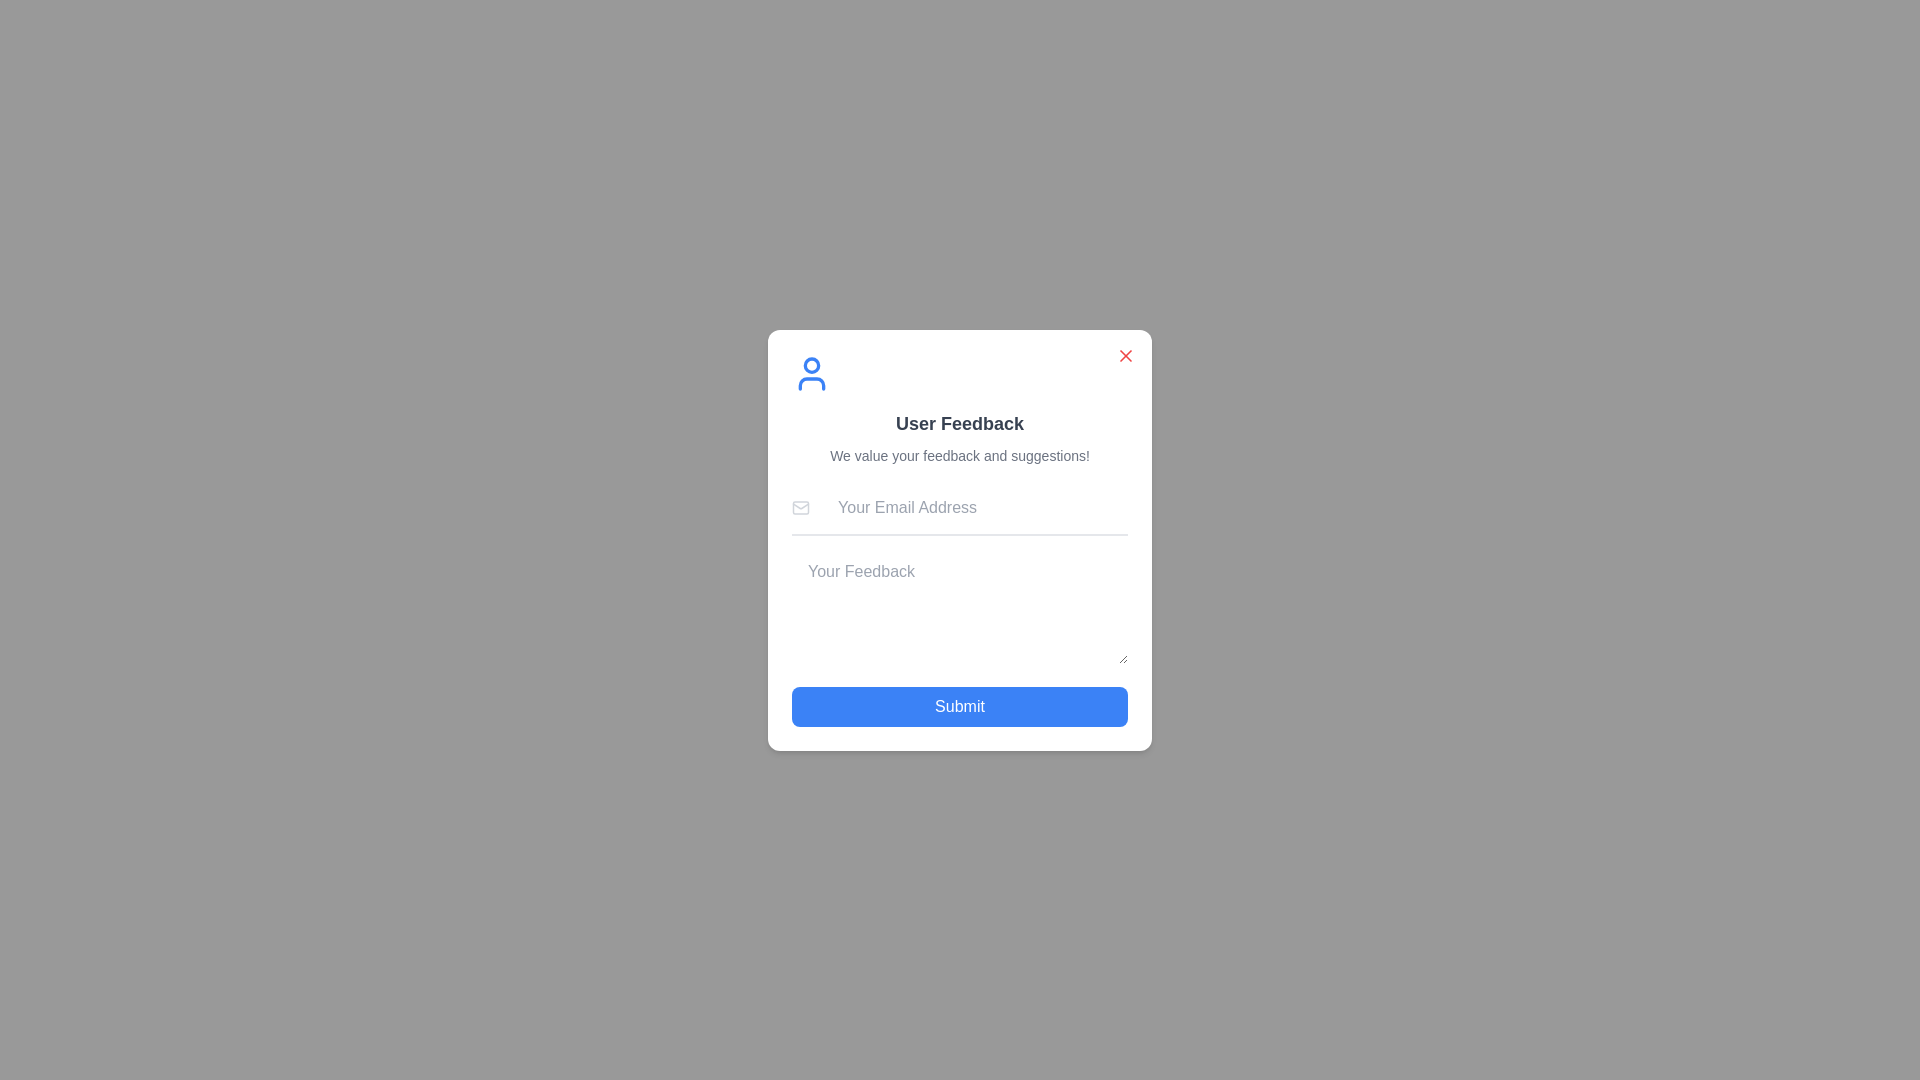 This screenshot has width=1920, height=1080. I want to click on the close button to dismiss the dialog, so click(1126, 354).